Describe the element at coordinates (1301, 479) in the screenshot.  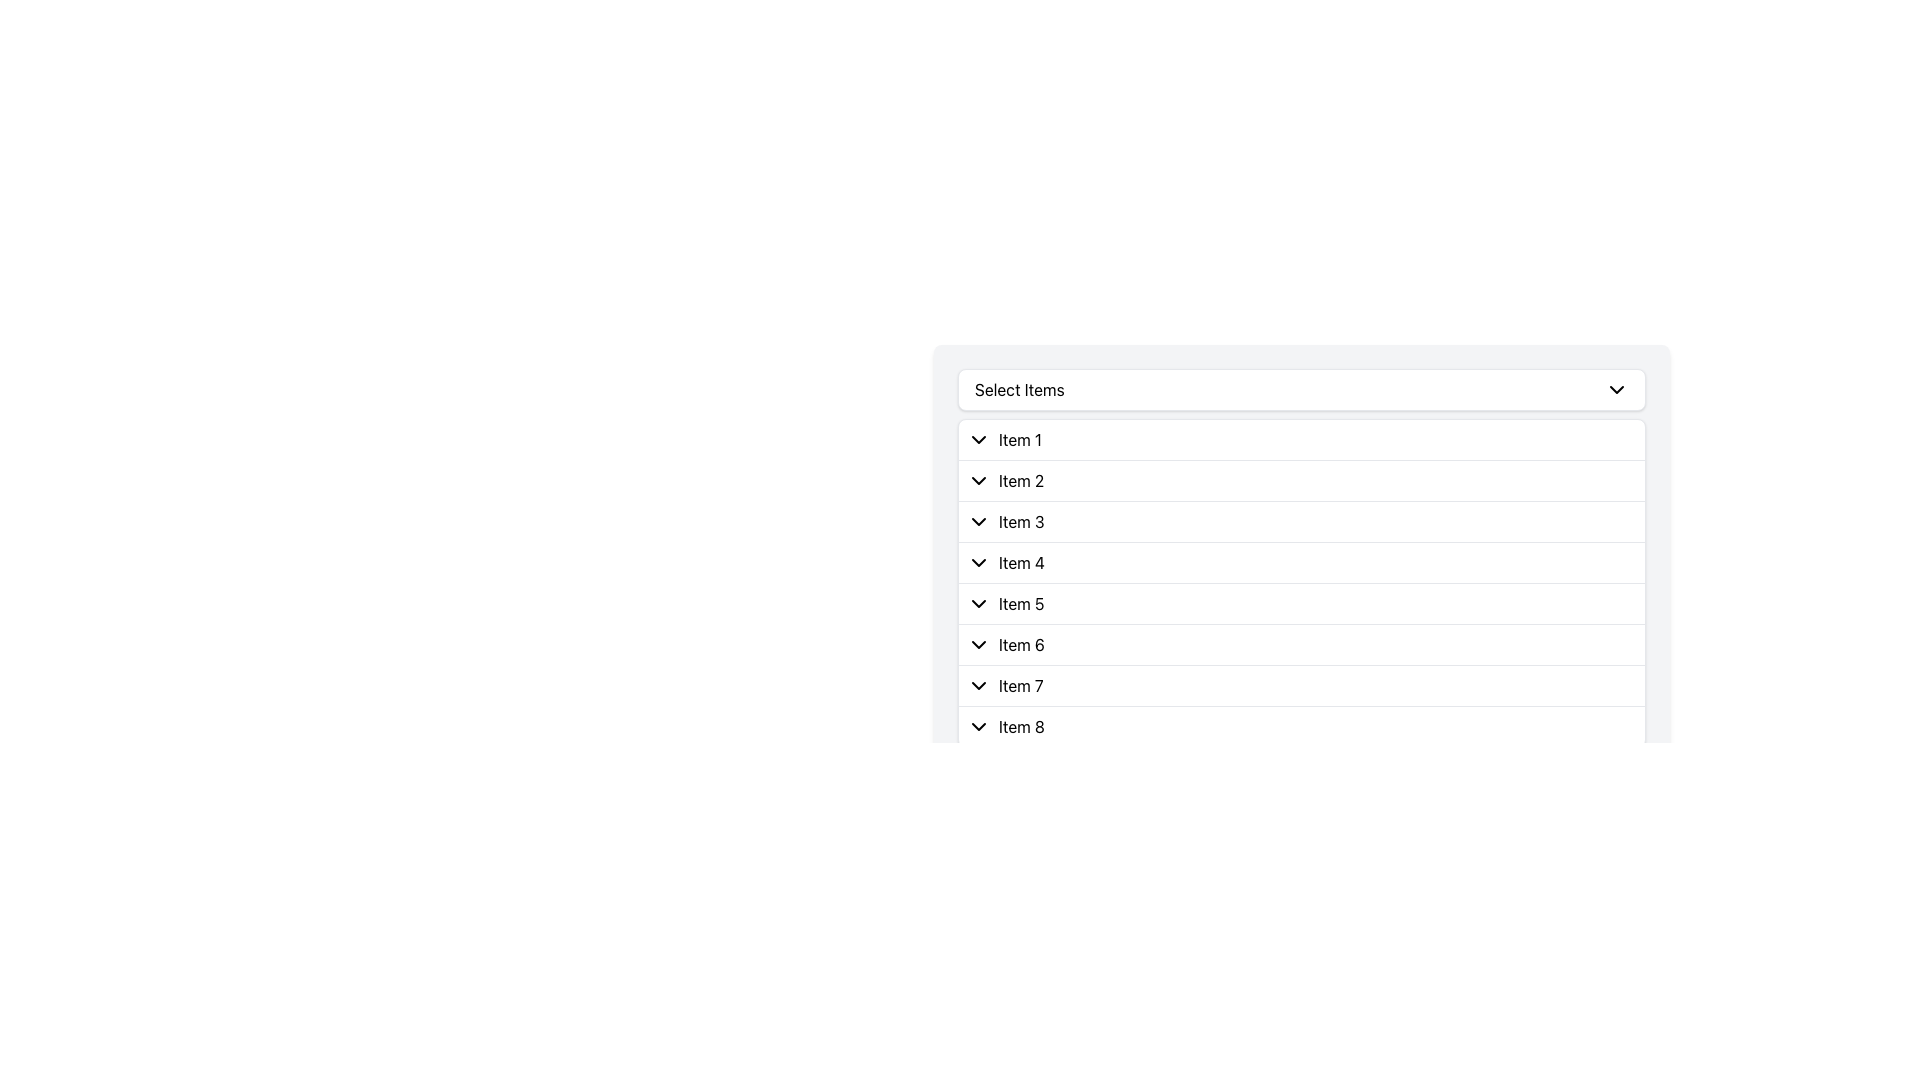
I see `the list item labeled 'Item 2' under the section 'Select Items'` at that location.